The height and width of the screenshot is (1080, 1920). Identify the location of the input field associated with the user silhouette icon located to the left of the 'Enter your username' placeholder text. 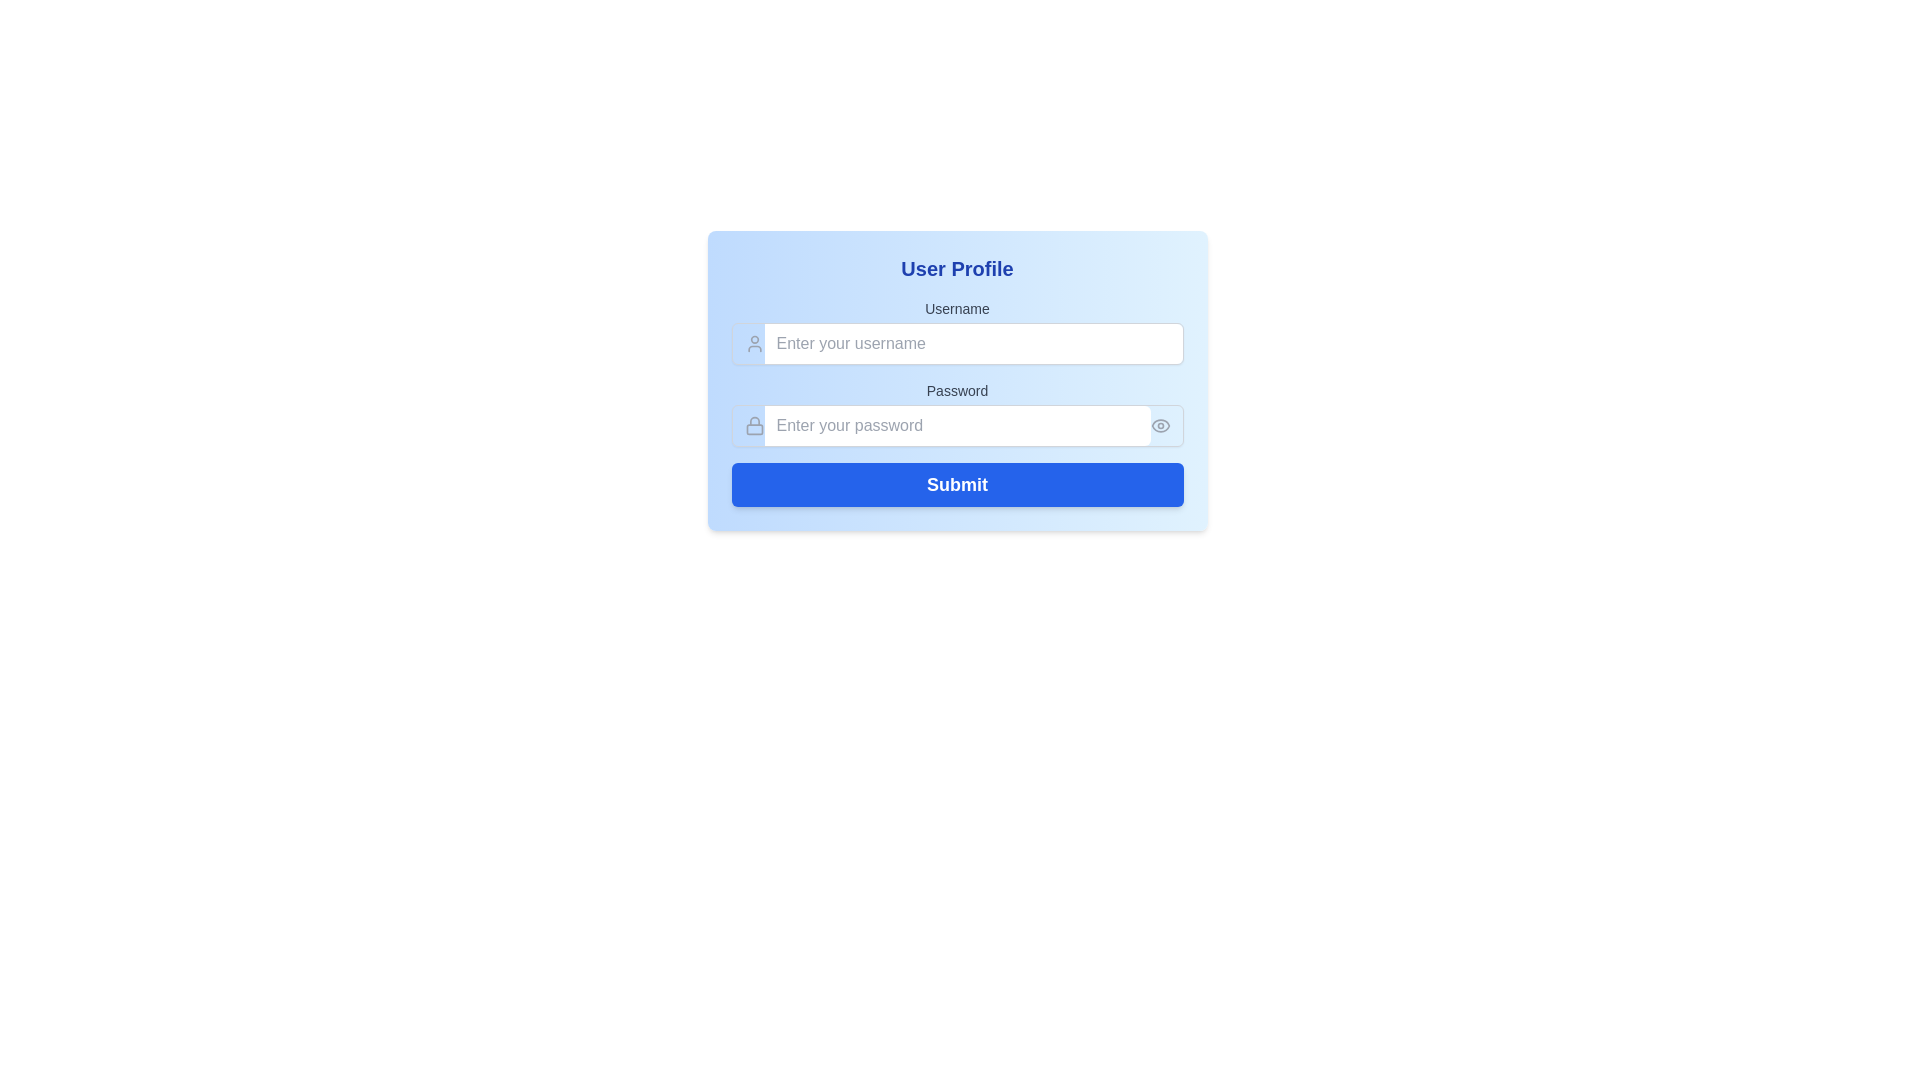
(753, 342).